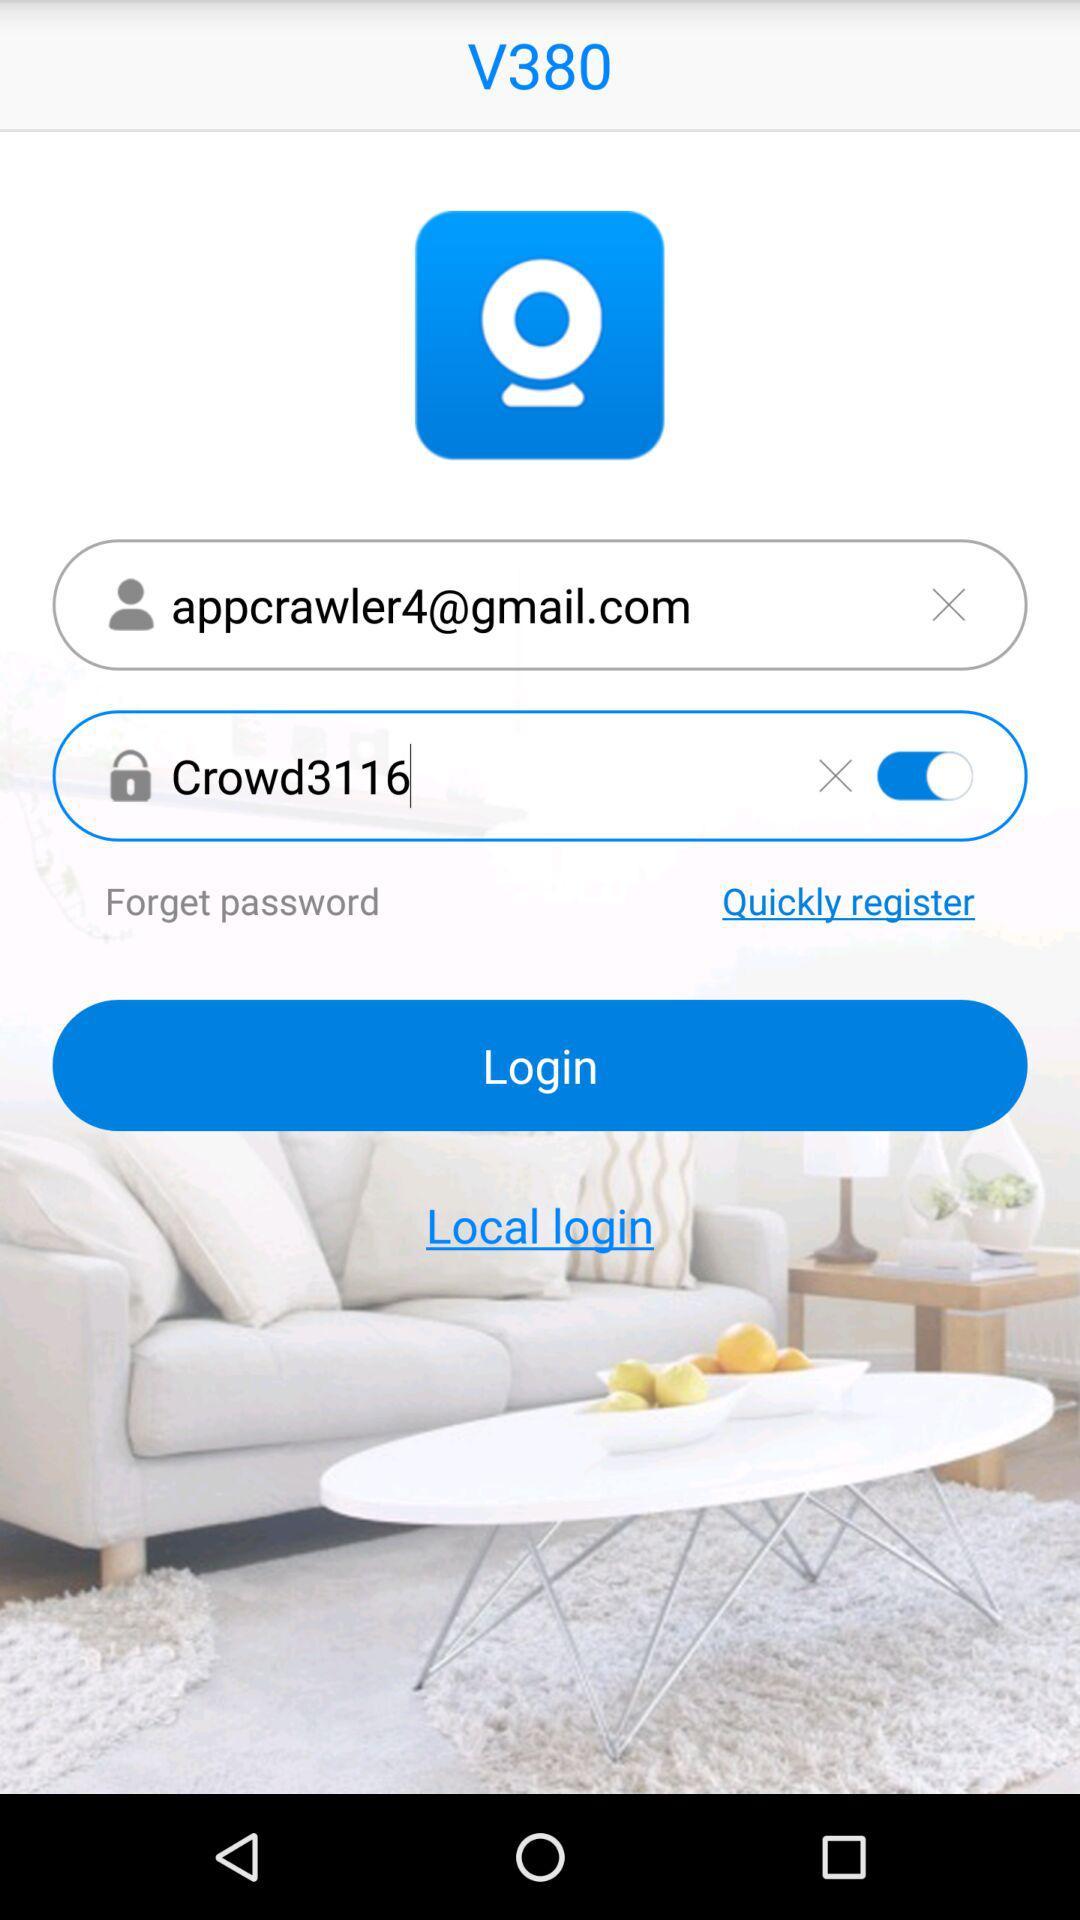 Image resolution: width=1080 pixels, height=1920 pixels. What do you see at coordinates (947, 647) in the screenshot?
I see `the close icon` at bounding box center [947, 647].